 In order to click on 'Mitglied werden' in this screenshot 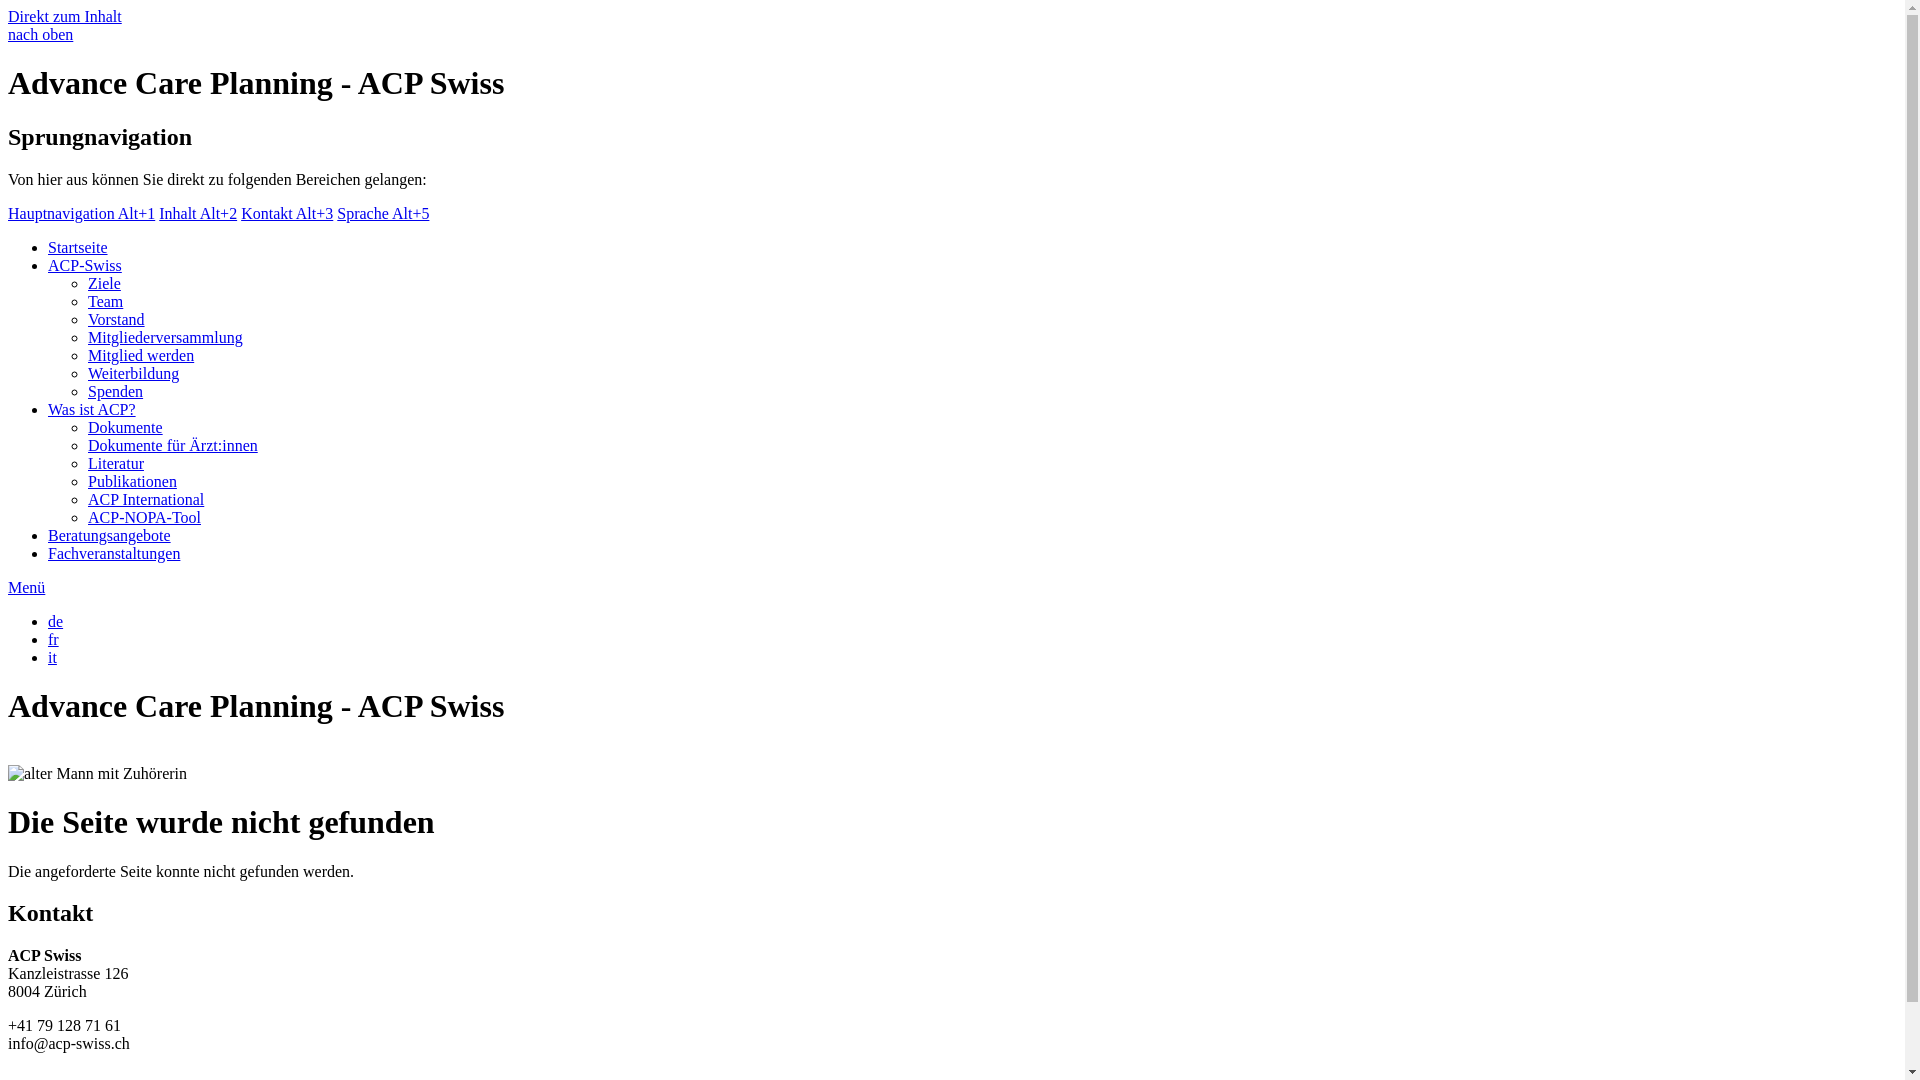, I will do `click(139, 354)`.